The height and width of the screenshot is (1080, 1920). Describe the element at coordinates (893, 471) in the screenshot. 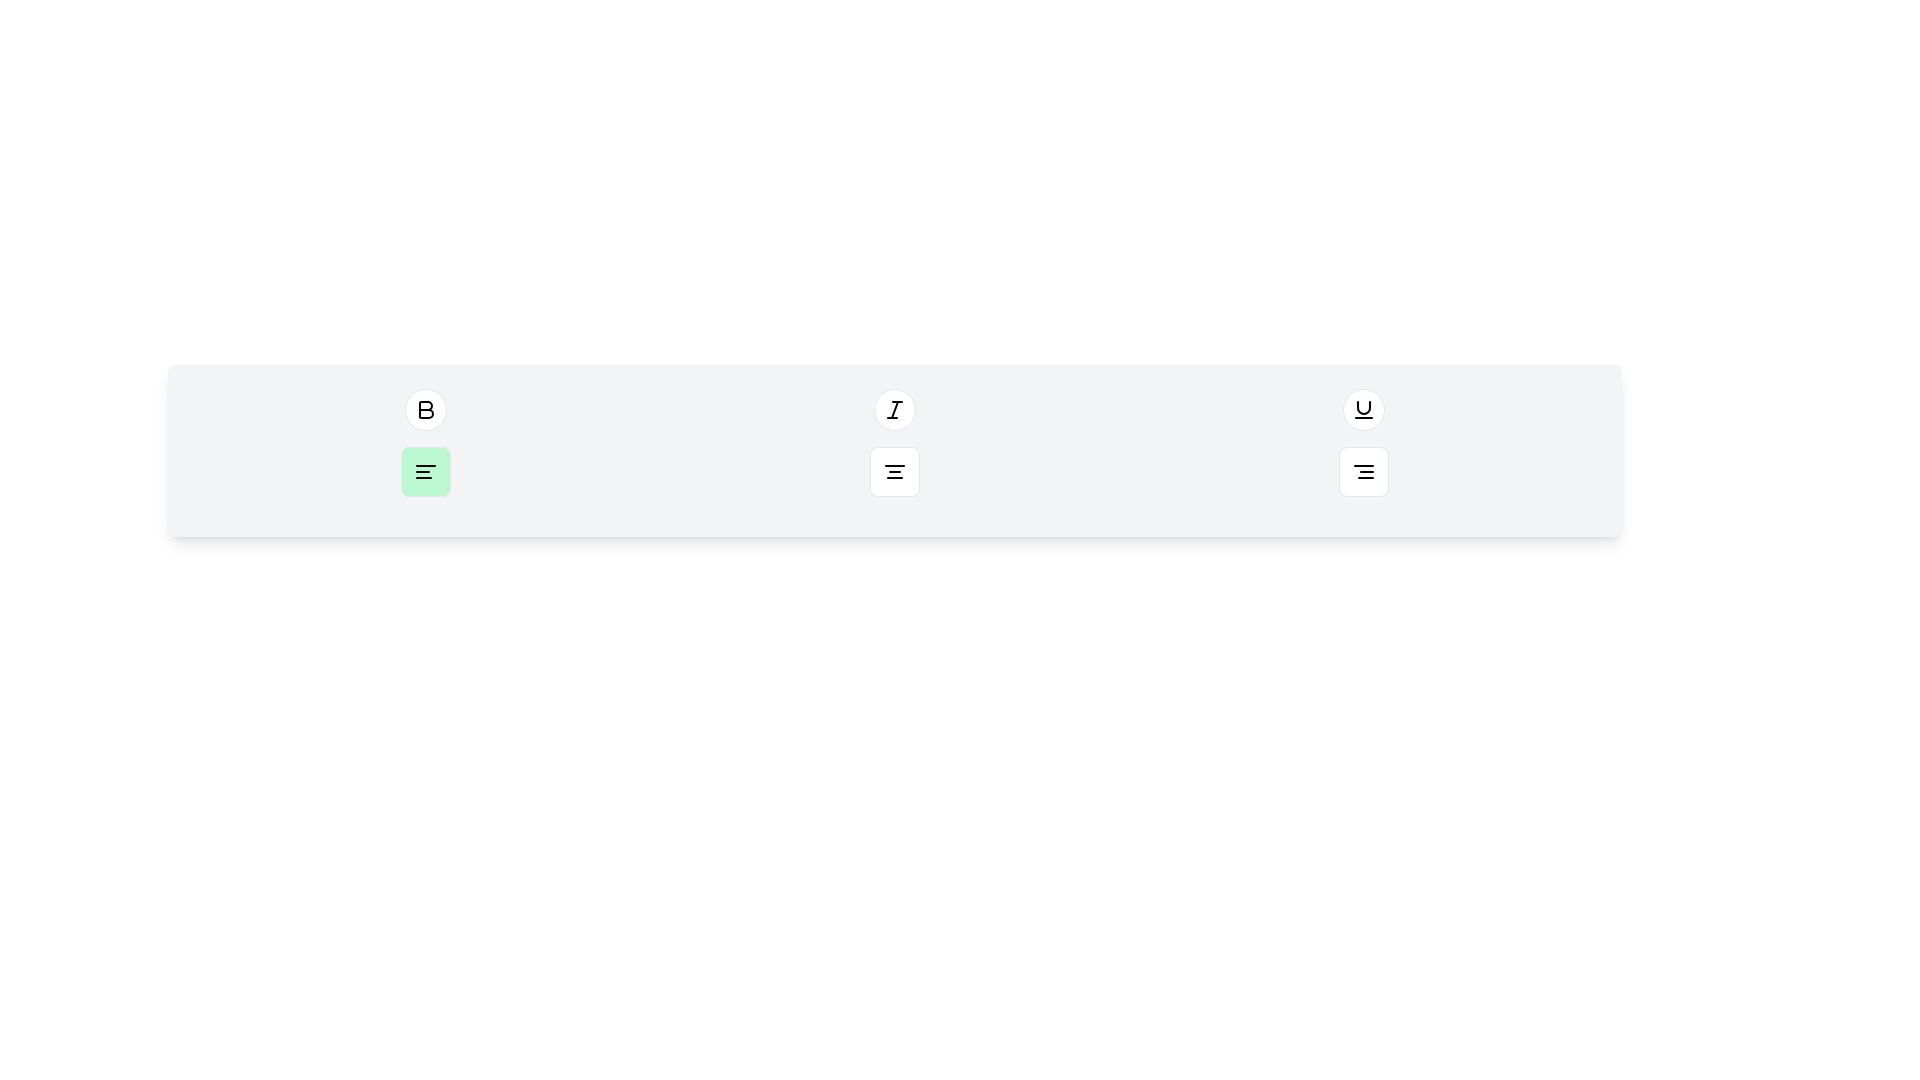

I see `the centered alignment icon button, which features three horizontal black lines and is the second button in the horizontal group beneath the italicized 'I' symbol` at that location.